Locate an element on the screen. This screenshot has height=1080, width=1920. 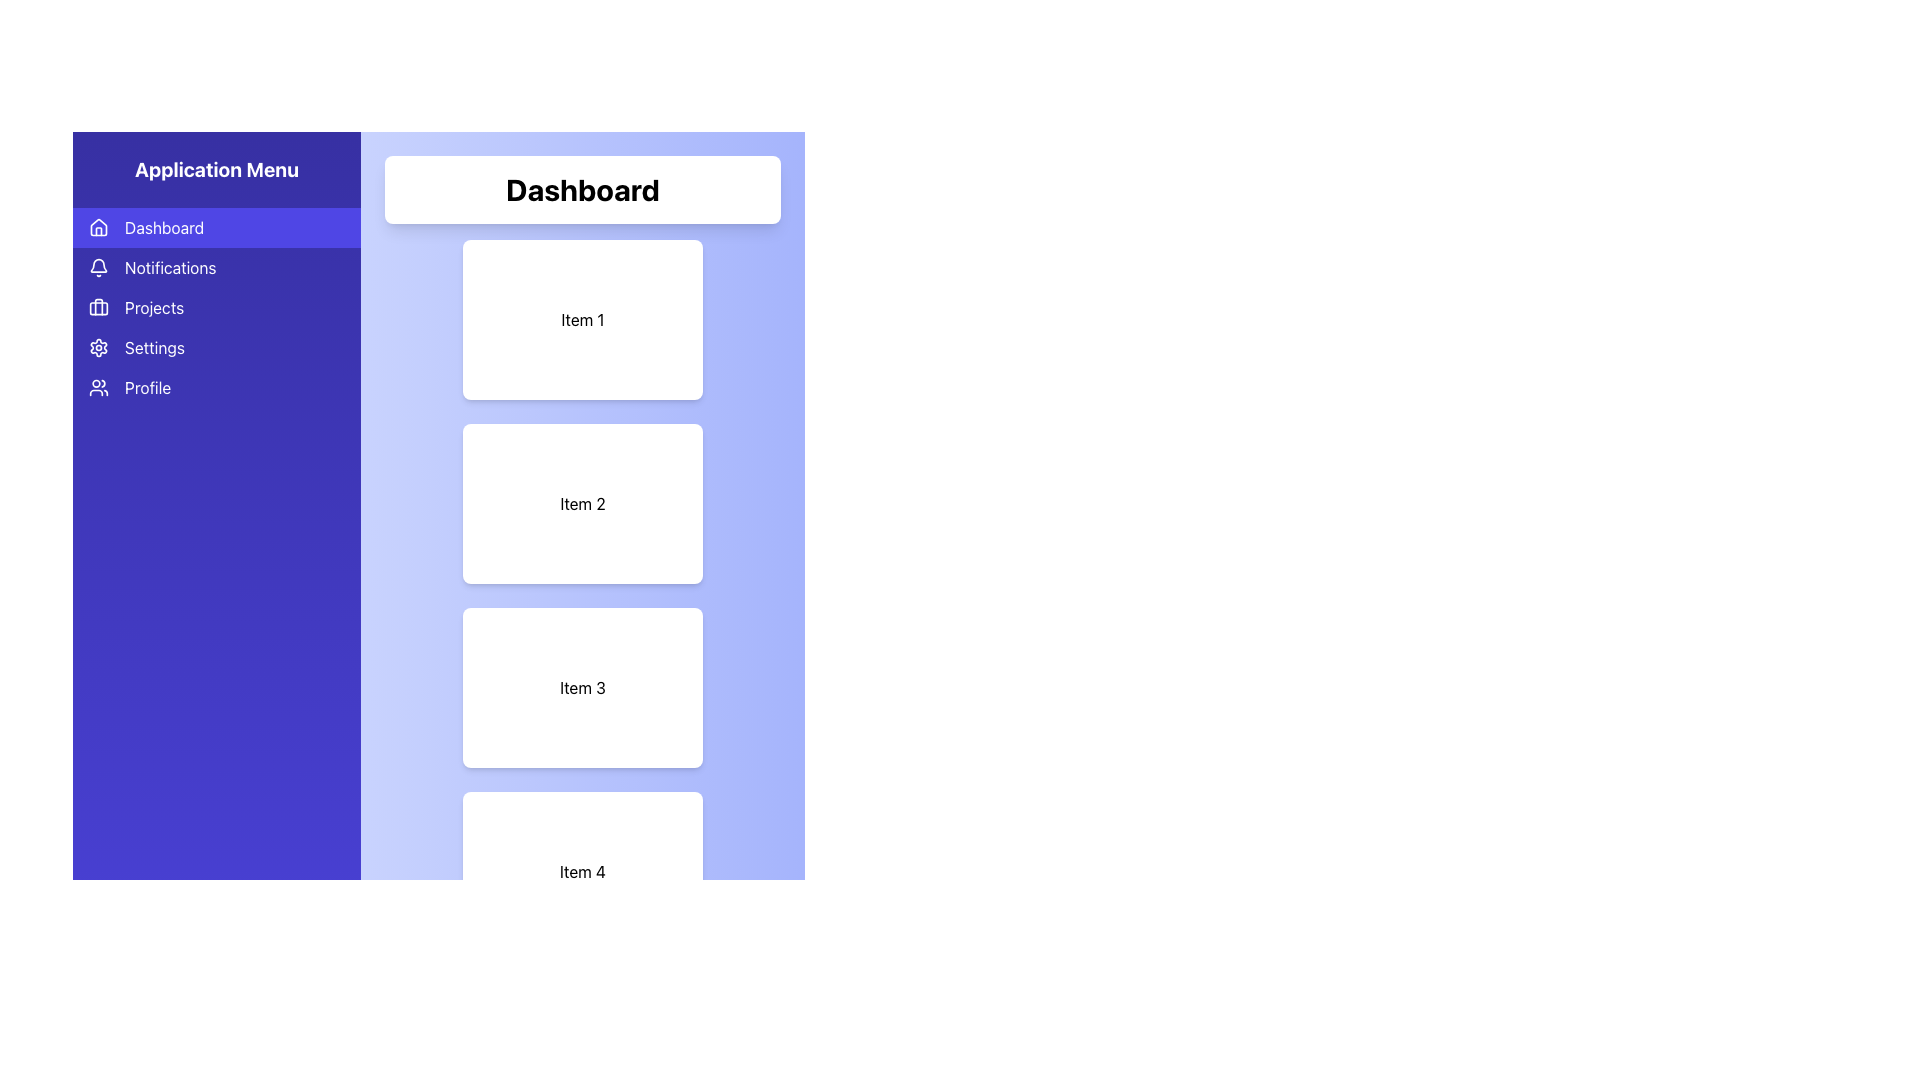
the 'Settings' label in the blue sidebar menu is located at coordinates (153, 346).